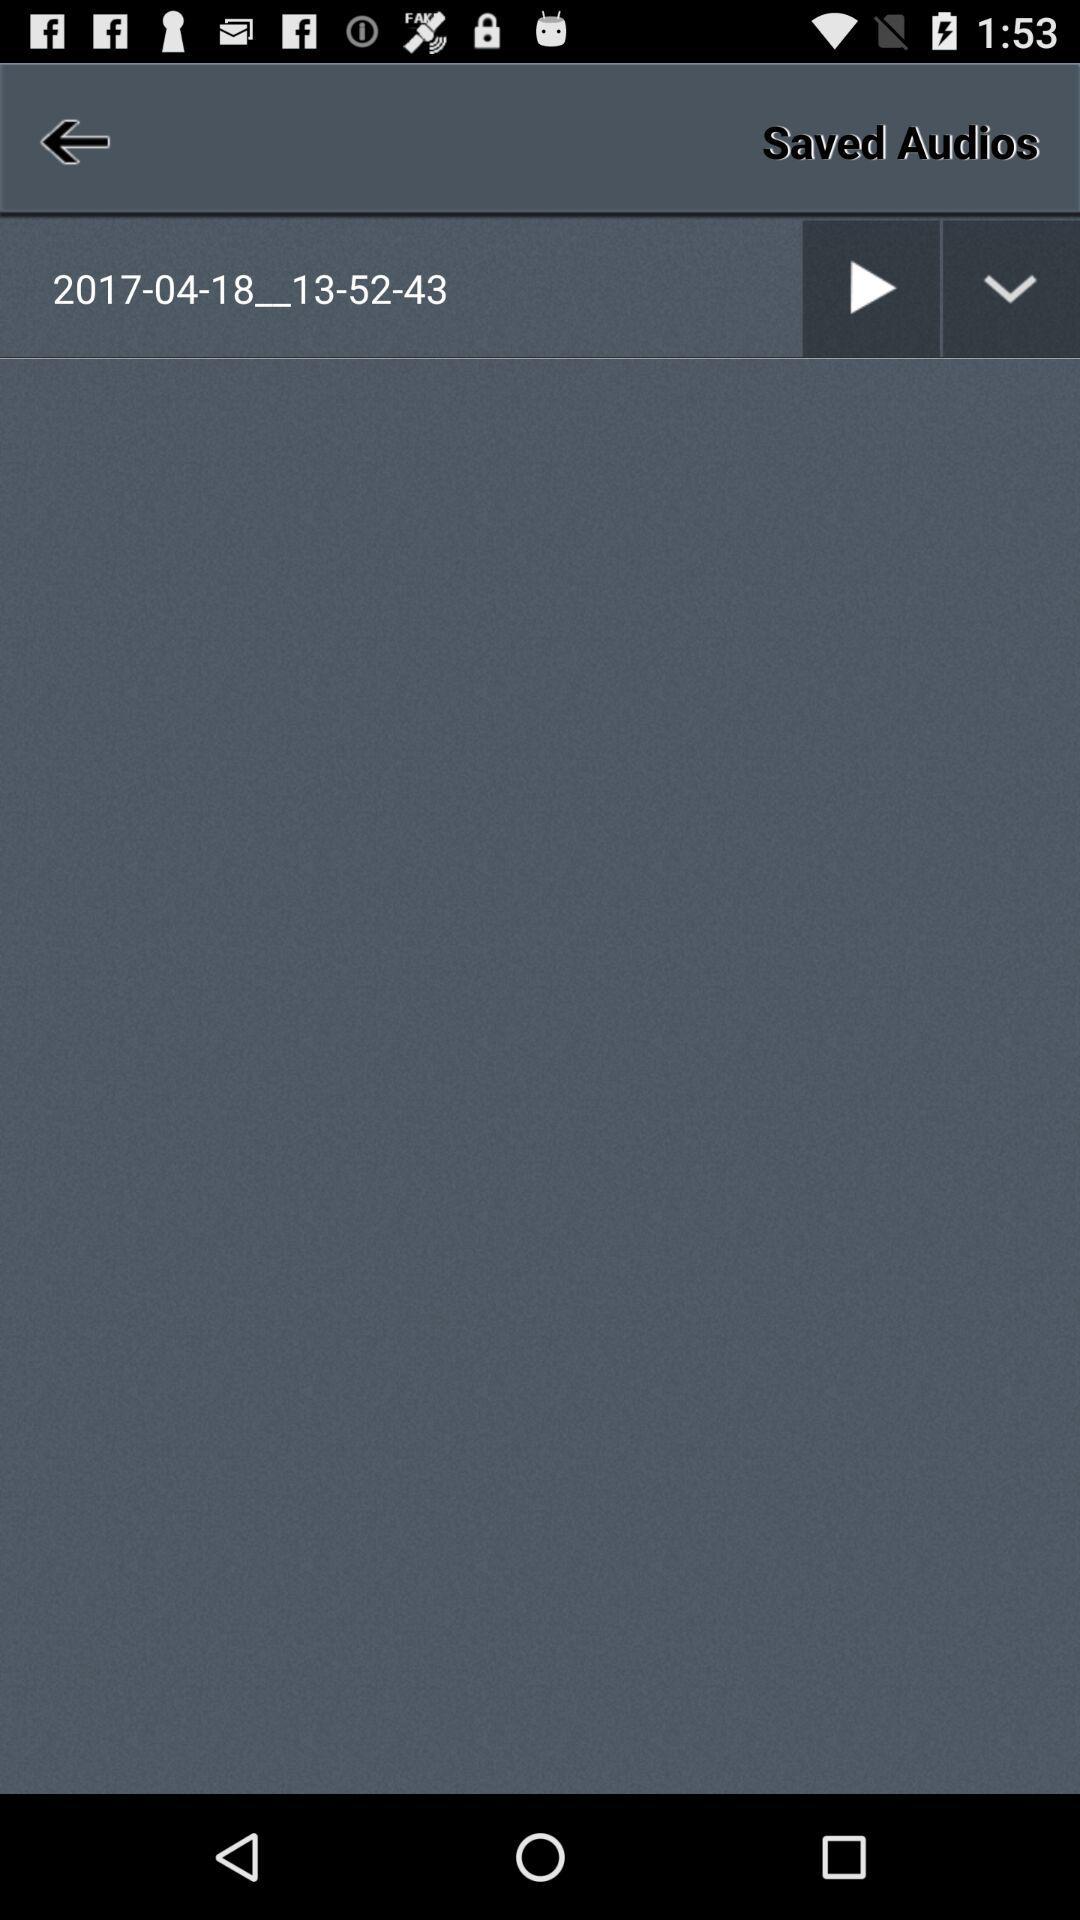 This screenshot has height=1920, width=1080. Describe the element at coordinates (1011, 287) in the screenshot. I see `more information` at that location.